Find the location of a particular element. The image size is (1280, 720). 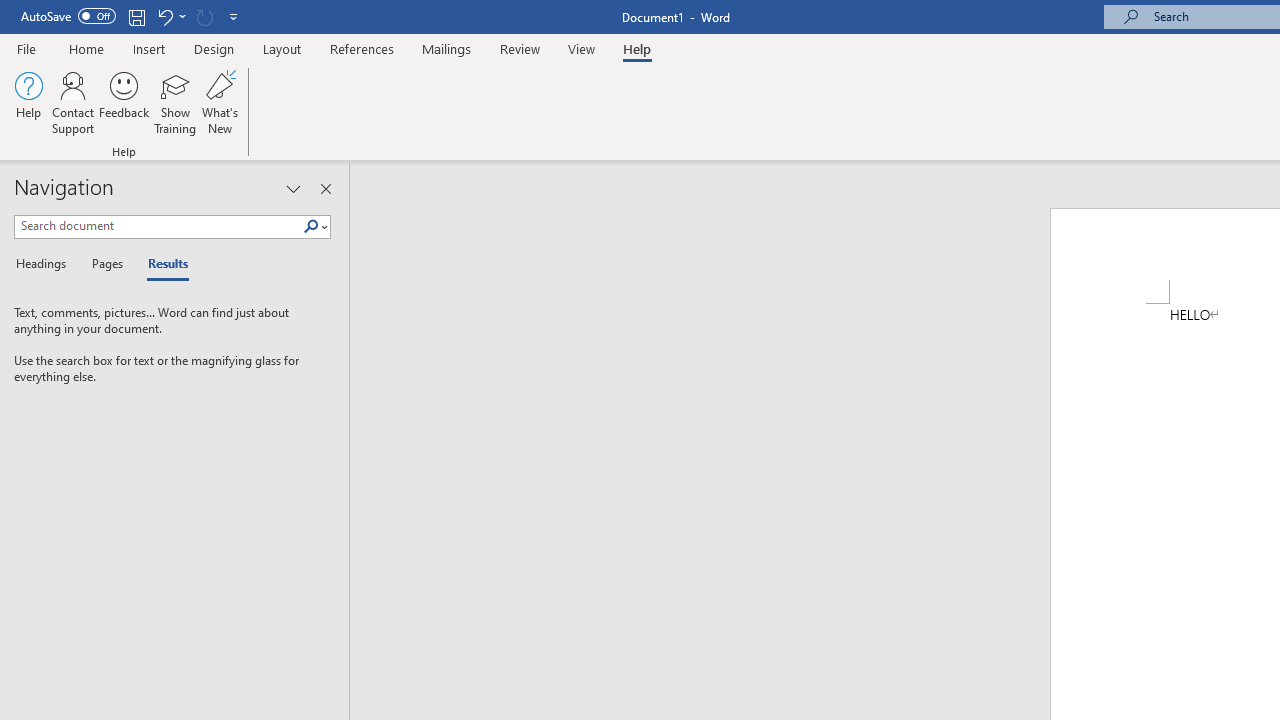

'Search' is located at coordinates (310, 226).